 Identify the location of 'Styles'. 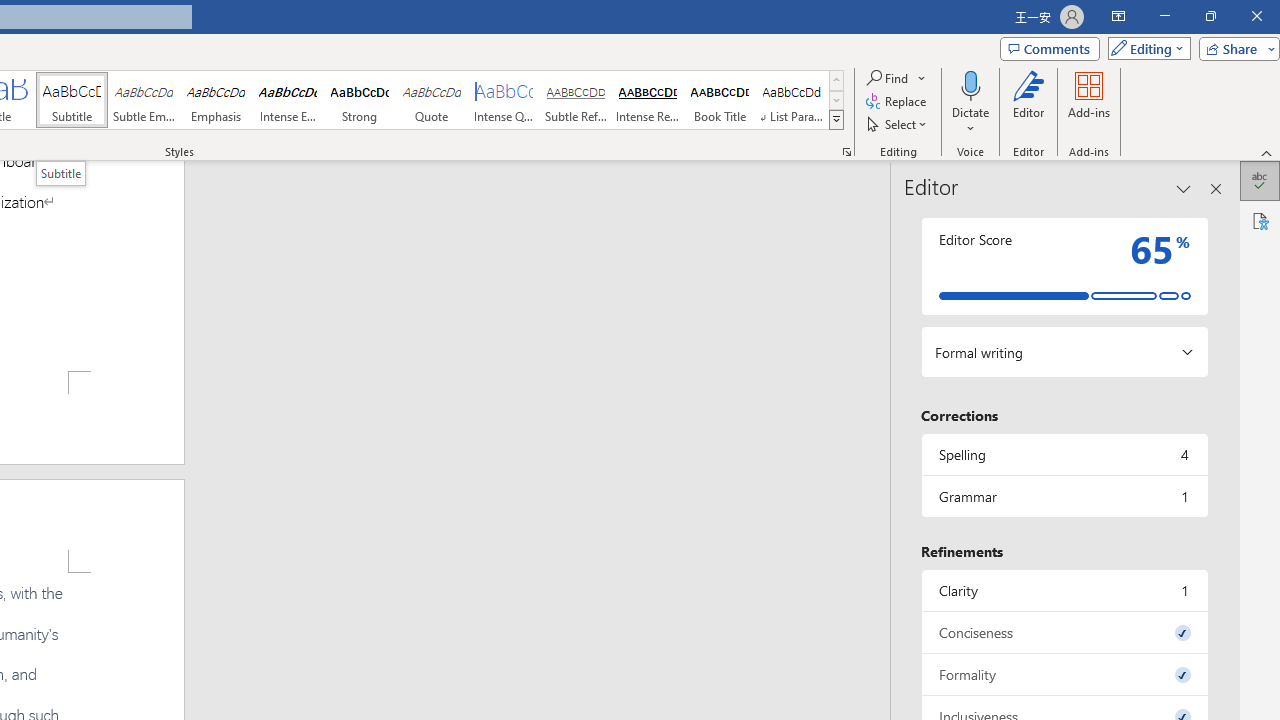
(836, 120).